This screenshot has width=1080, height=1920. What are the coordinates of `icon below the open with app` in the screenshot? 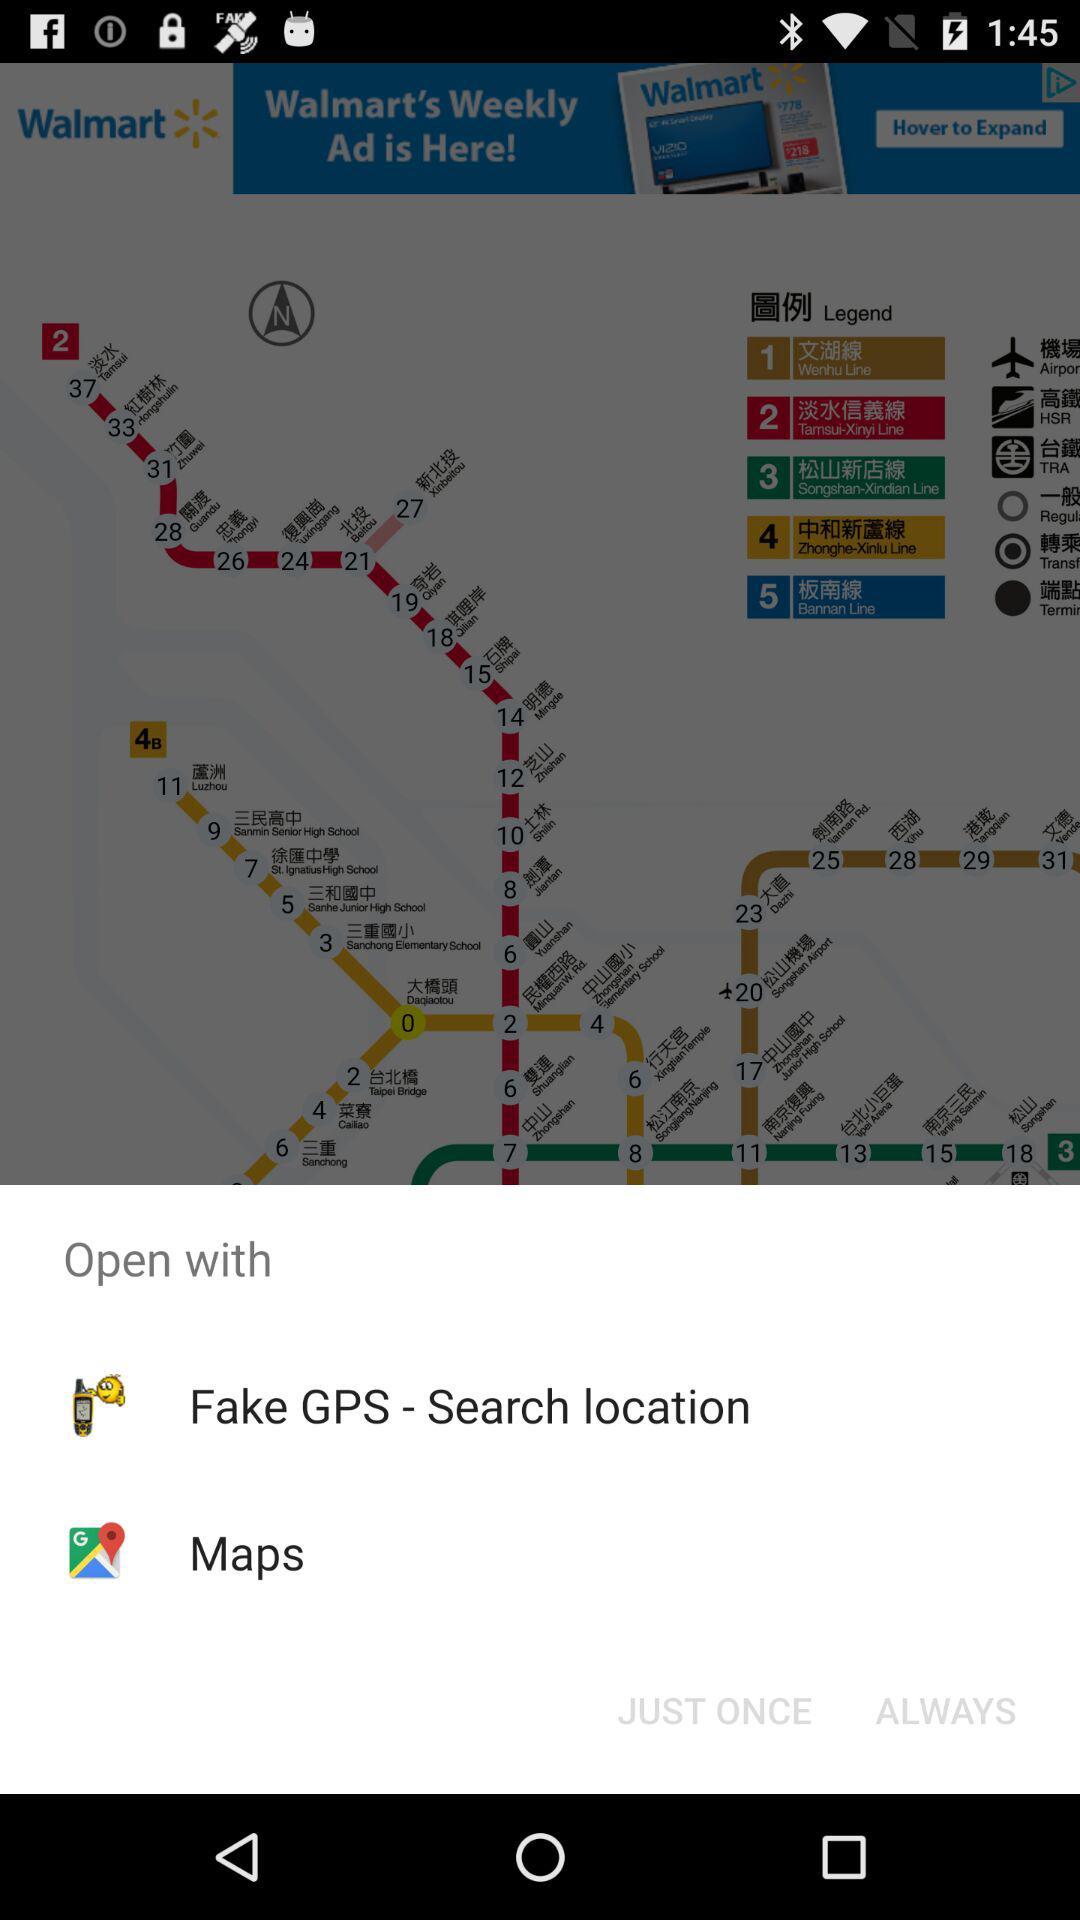 It's located at (470, 1404).